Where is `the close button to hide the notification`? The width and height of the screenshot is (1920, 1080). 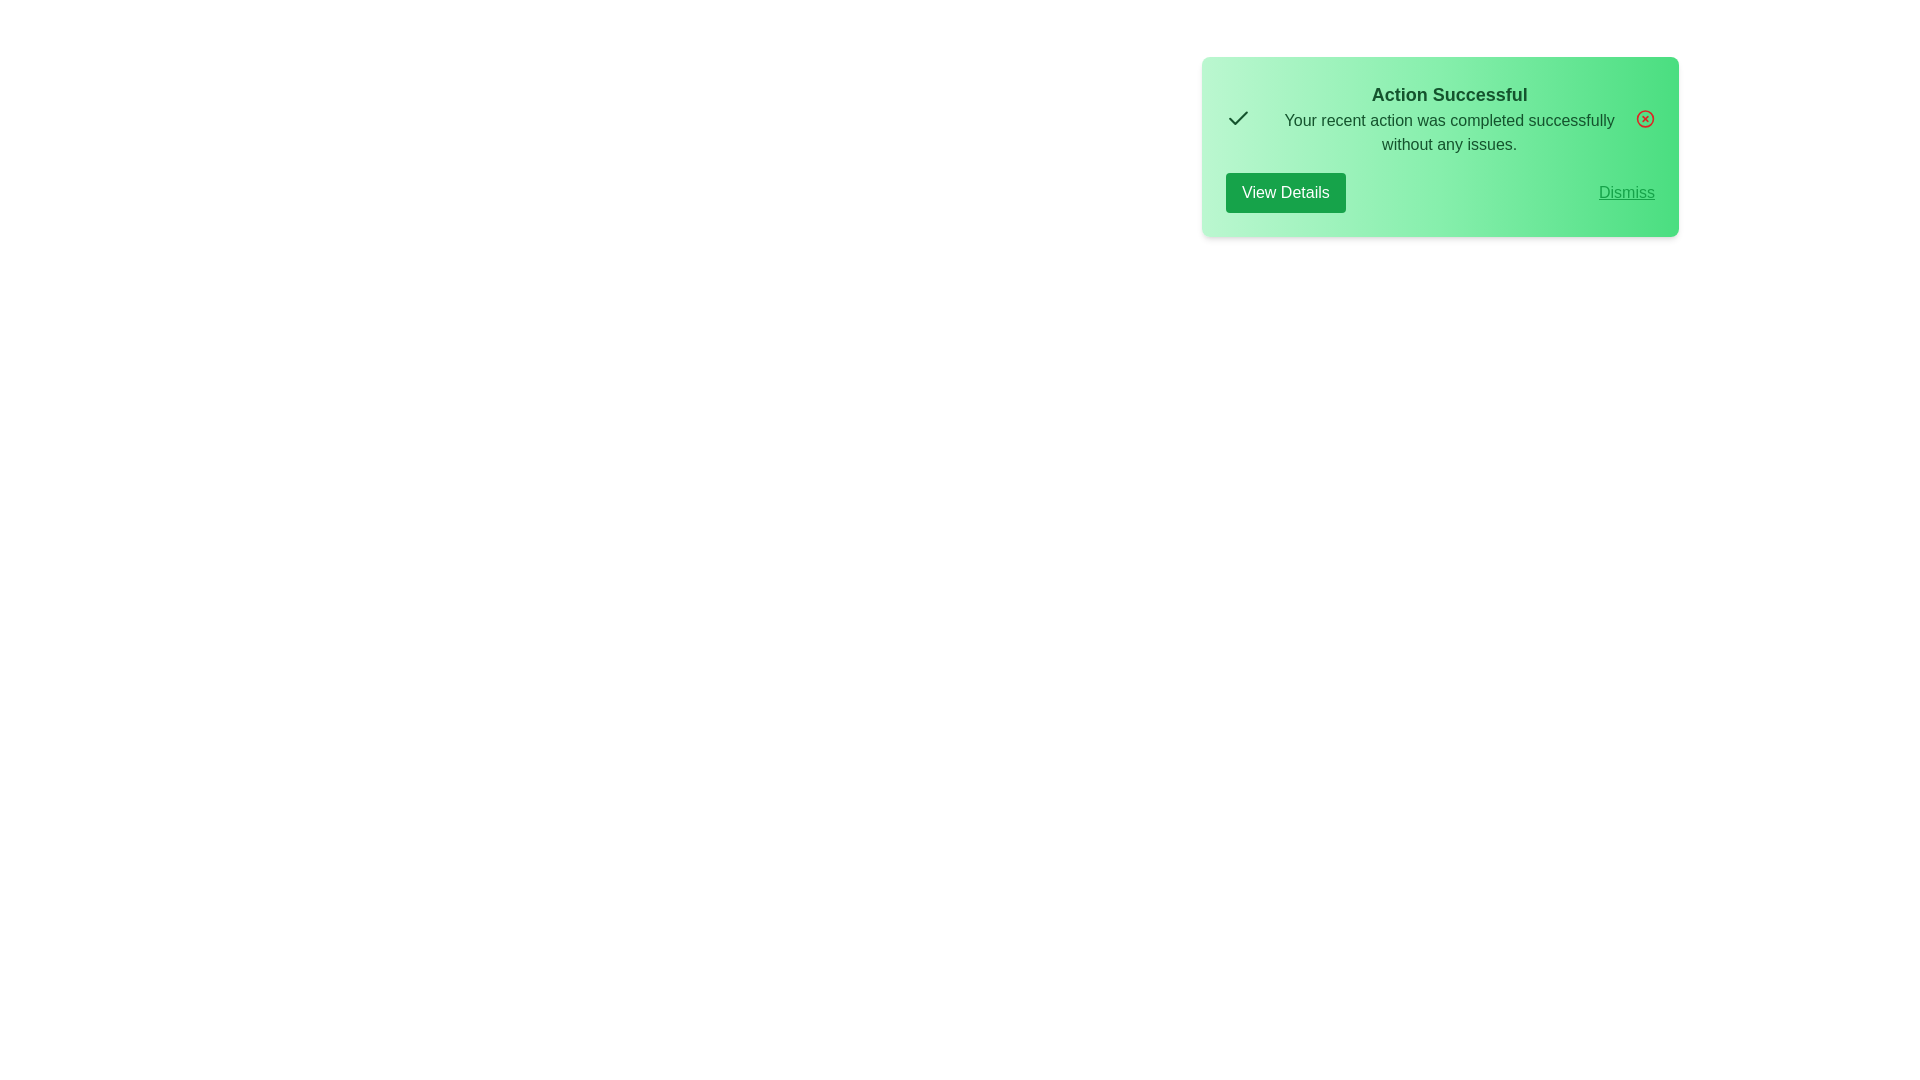 the close button to hide the notification is located at coordinates (1645, 119).